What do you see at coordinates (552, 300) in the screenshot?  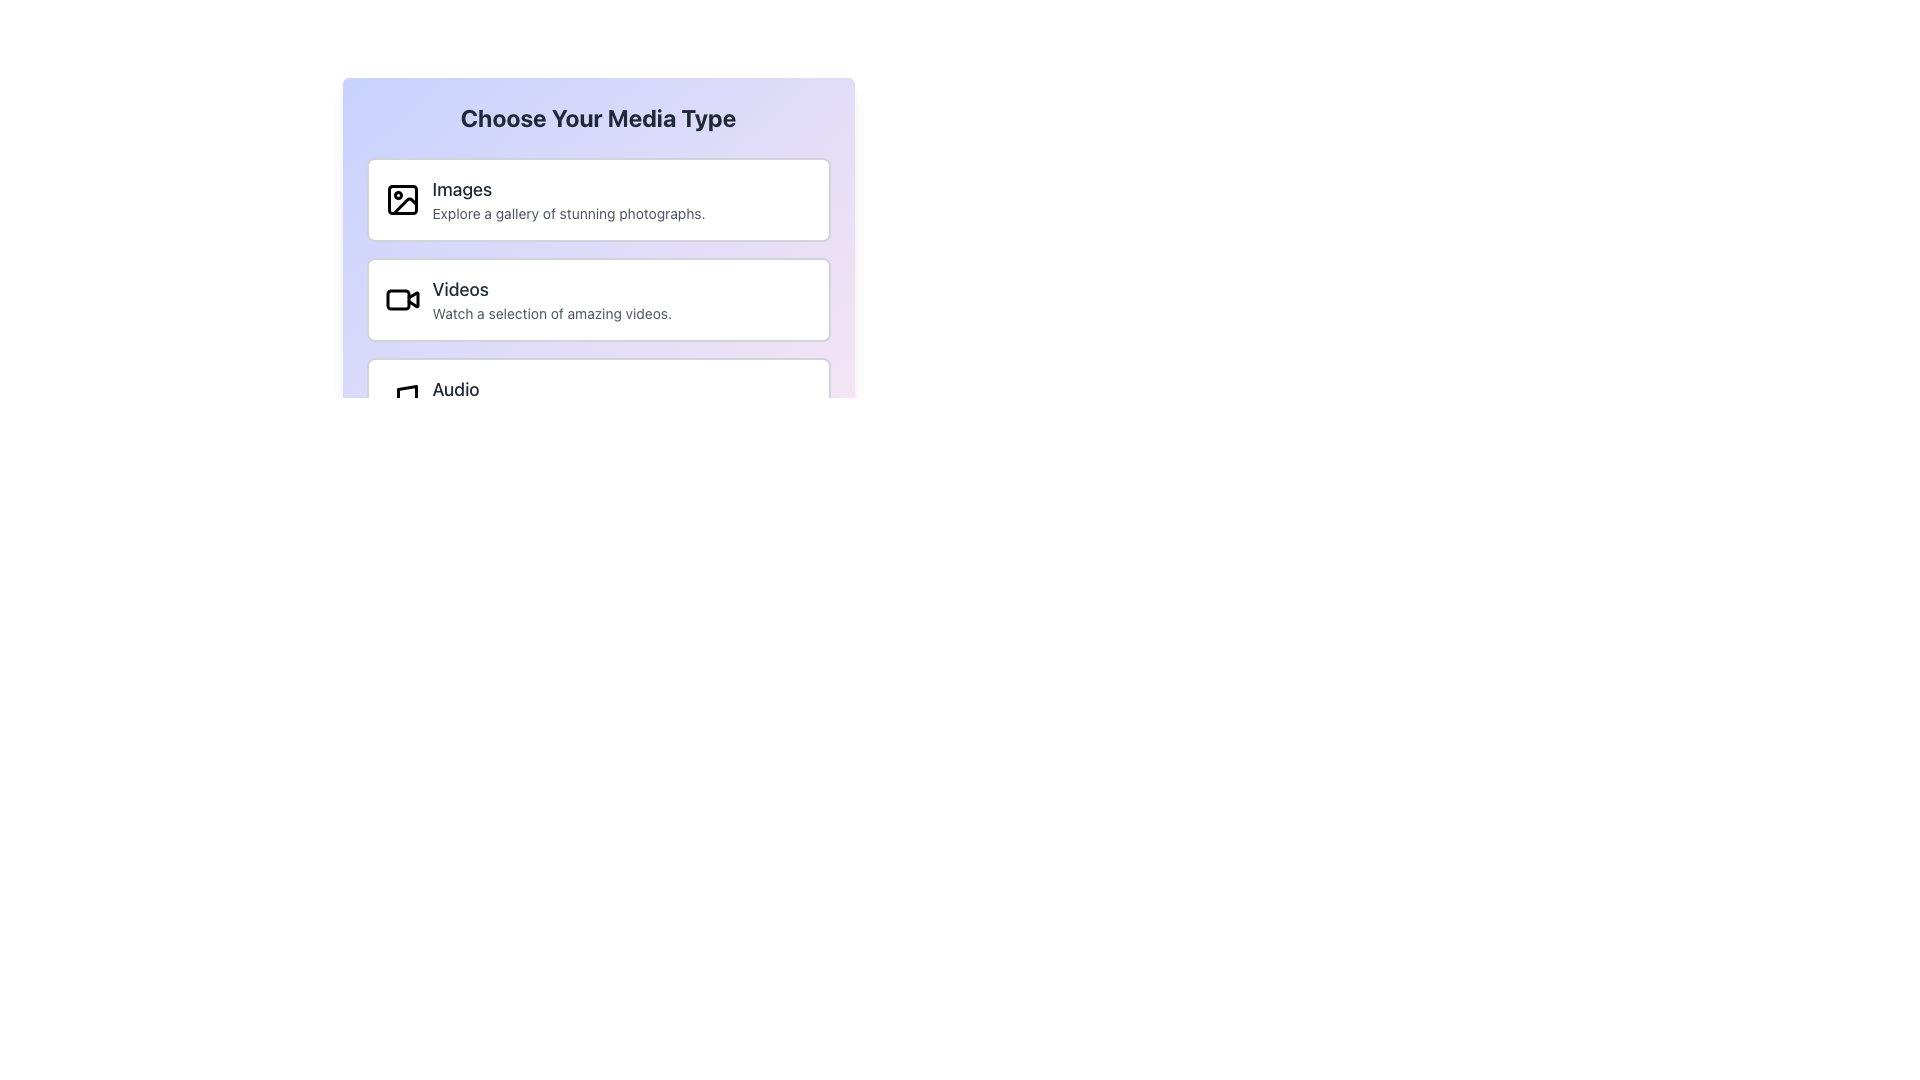 I see `the Text Description Block located in the second box of the media type options card, positioned between 'Images' and 'Audio'` at bounding box center [552, 300].